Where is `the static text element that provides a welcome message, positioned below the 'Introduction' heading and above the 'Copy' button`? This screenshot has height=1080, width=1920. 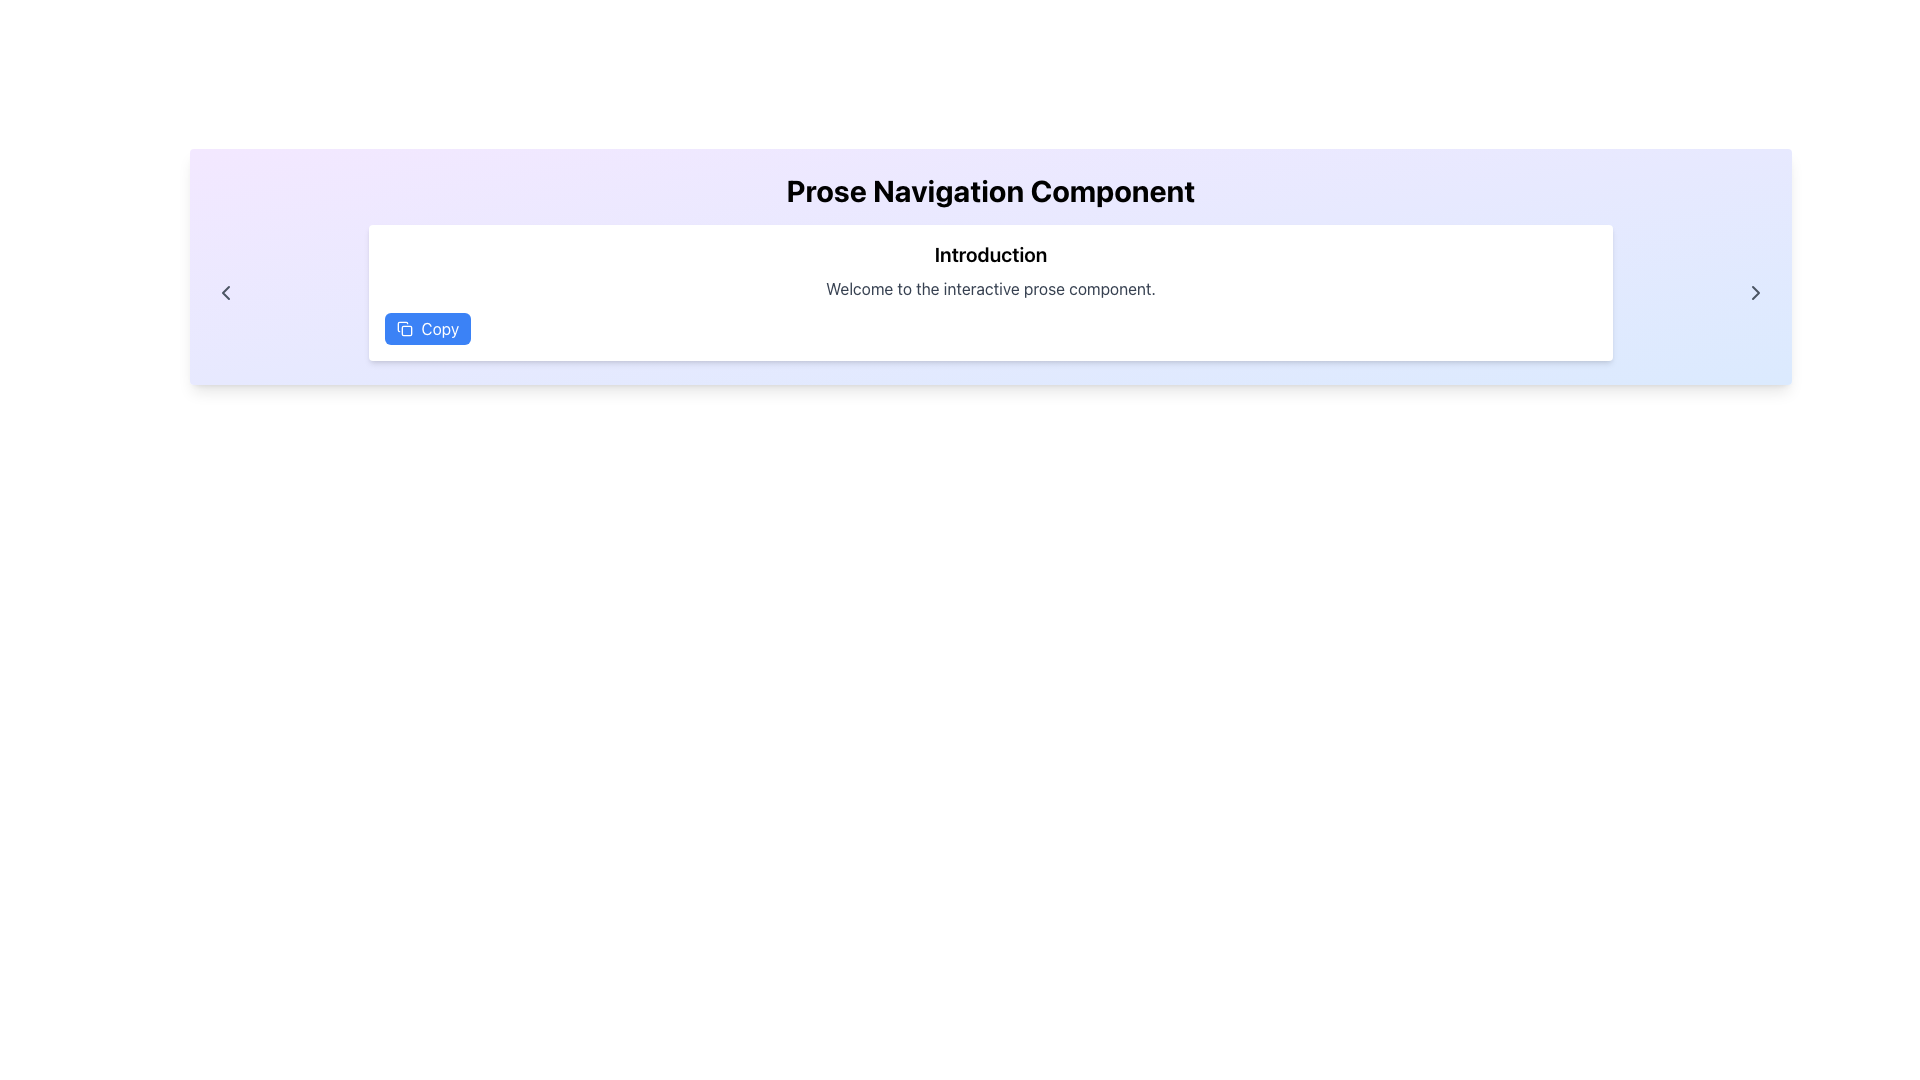 the static text element that provides a welcome message, positioned below the 'Introduction' heading and above the 'Copy' button is located at coordinates (990, 289).